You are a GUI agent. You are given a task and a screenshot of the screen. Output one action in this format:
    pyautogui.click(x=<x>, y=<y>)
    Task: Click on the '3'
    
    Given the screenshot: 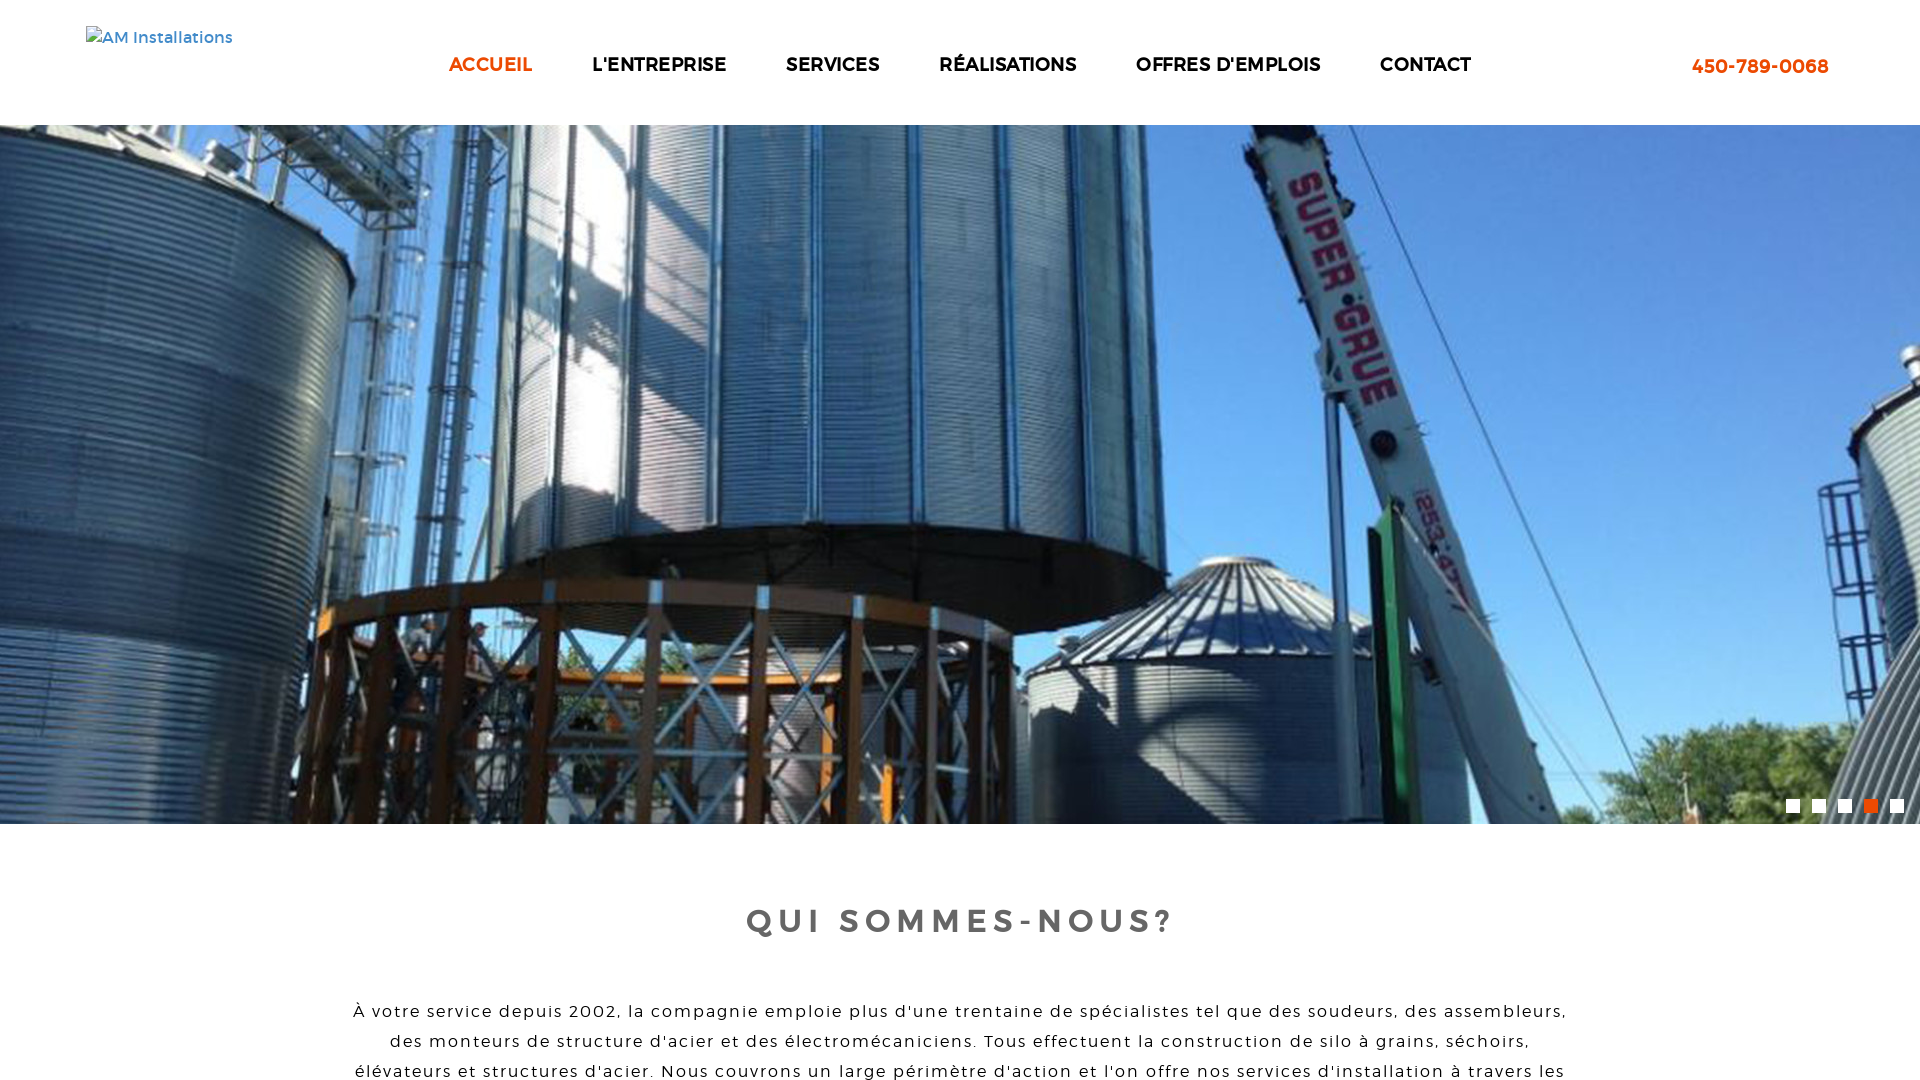 What is the action you would take?
    pyautogui.click(x=1843, y=805)
    